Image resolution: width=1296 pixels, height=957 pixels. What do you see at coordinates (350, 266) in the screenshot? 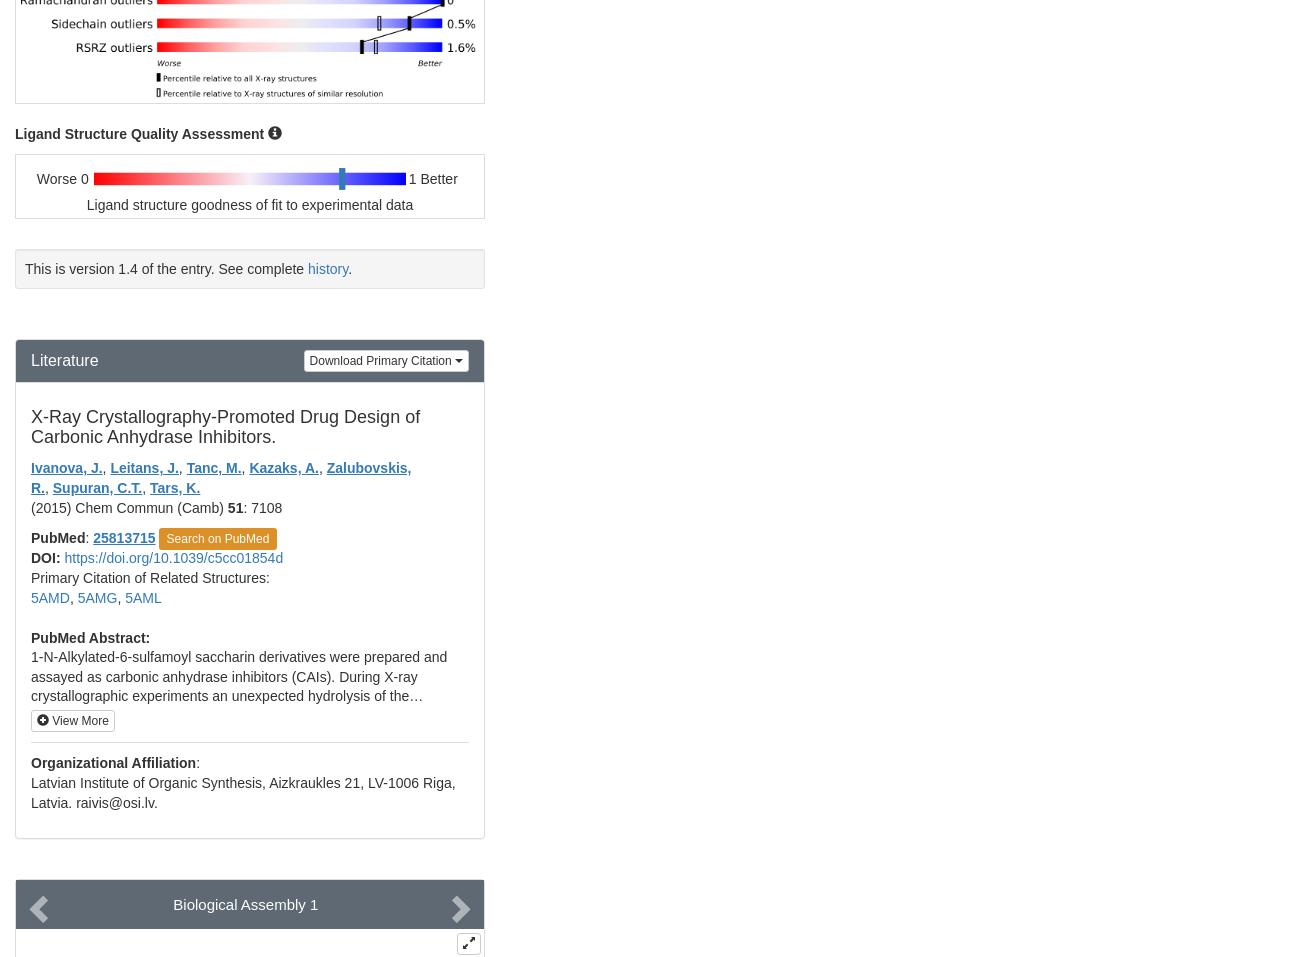
I see `'.'` at bounding box center [350, 266].